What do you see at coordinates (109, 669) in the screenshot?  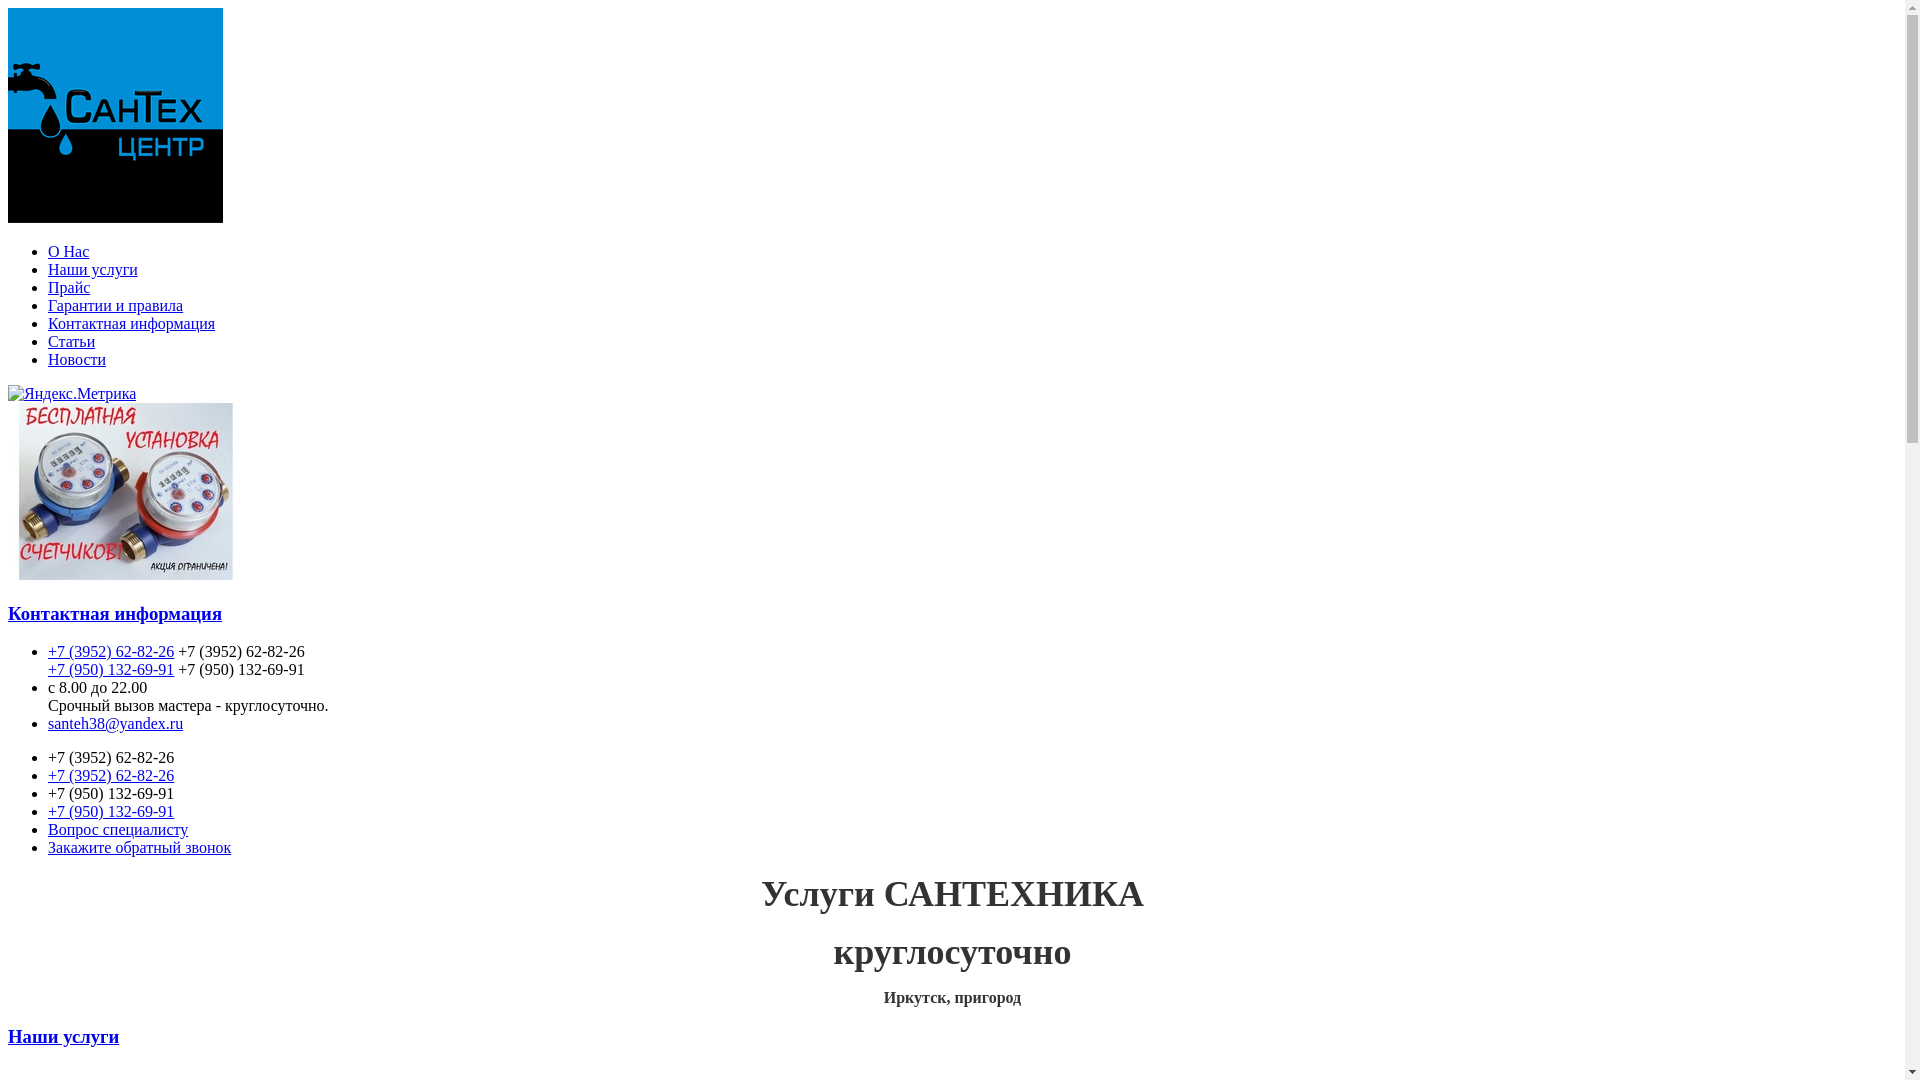 I see `'+7 (950) 132-69-91'` at bounding box center [109, 669].